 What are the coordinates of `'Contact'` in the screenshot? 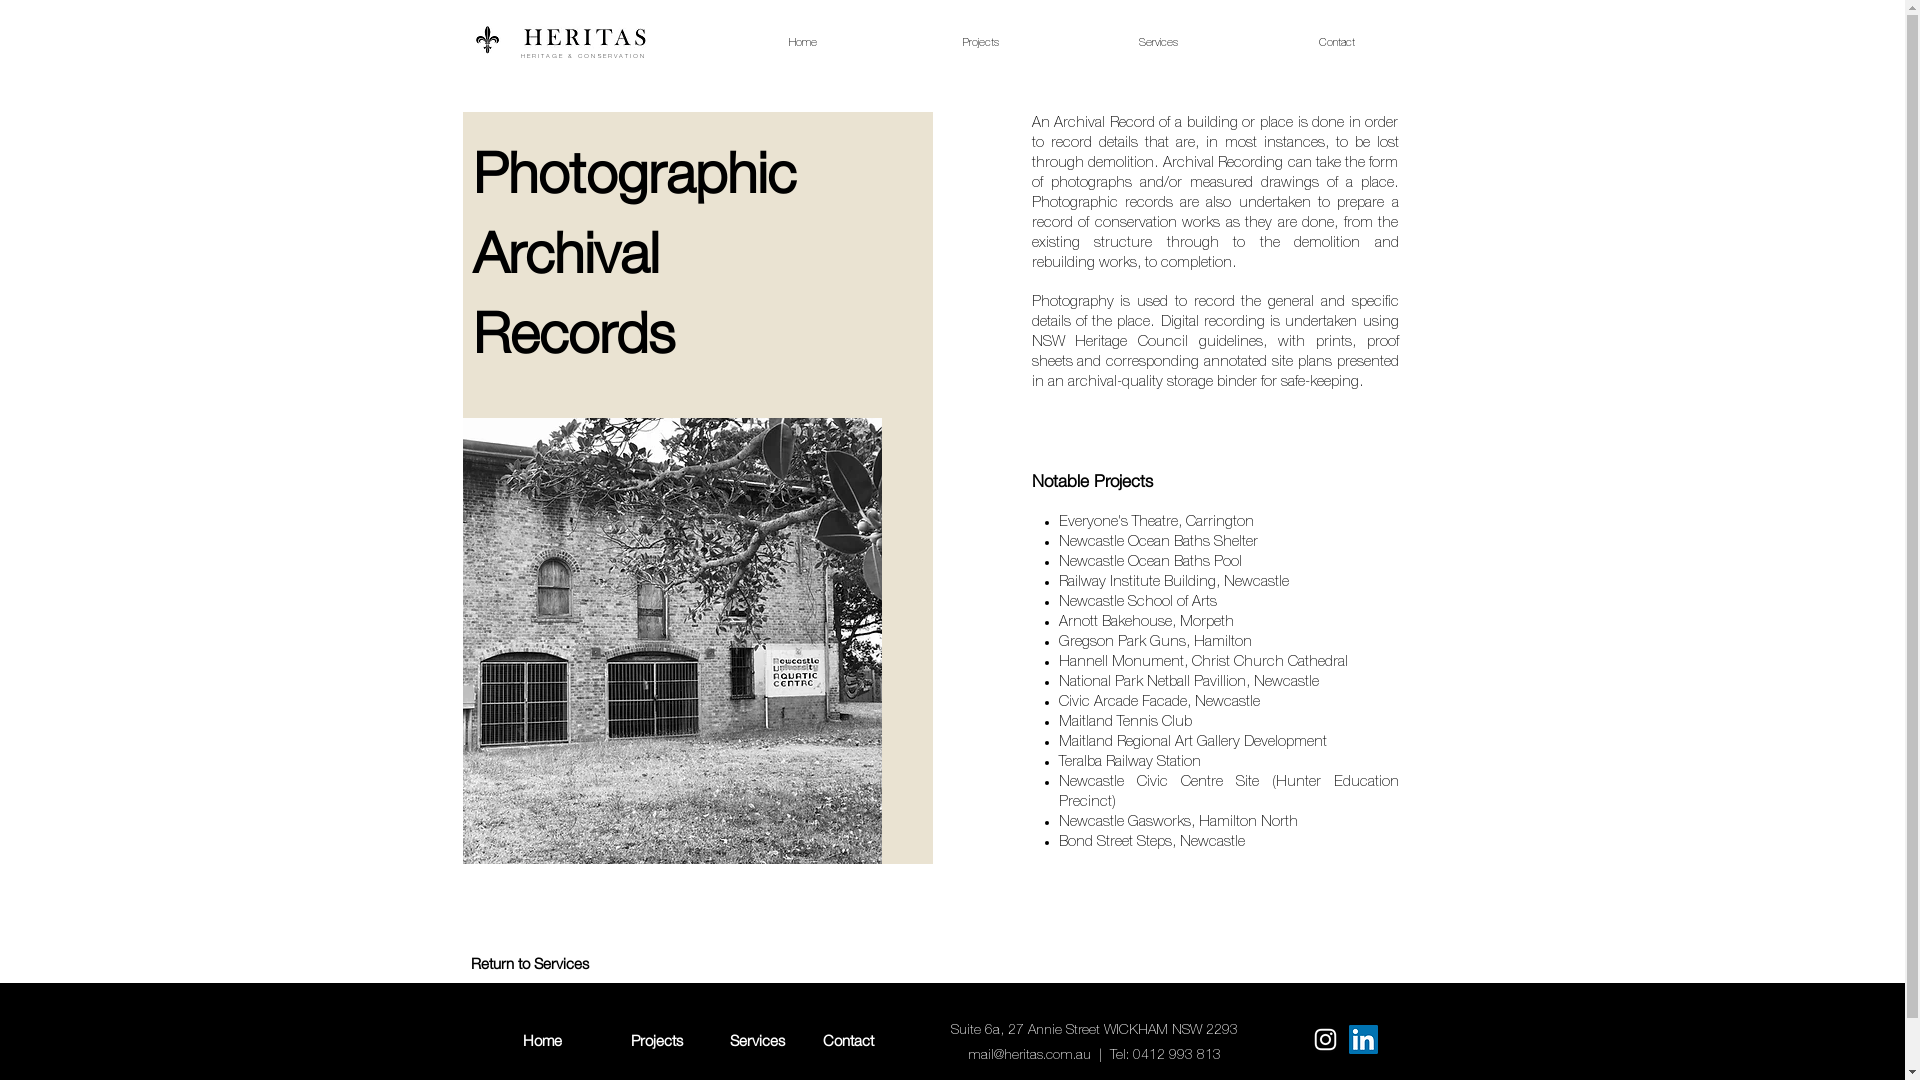 It's located at (848, 1039).